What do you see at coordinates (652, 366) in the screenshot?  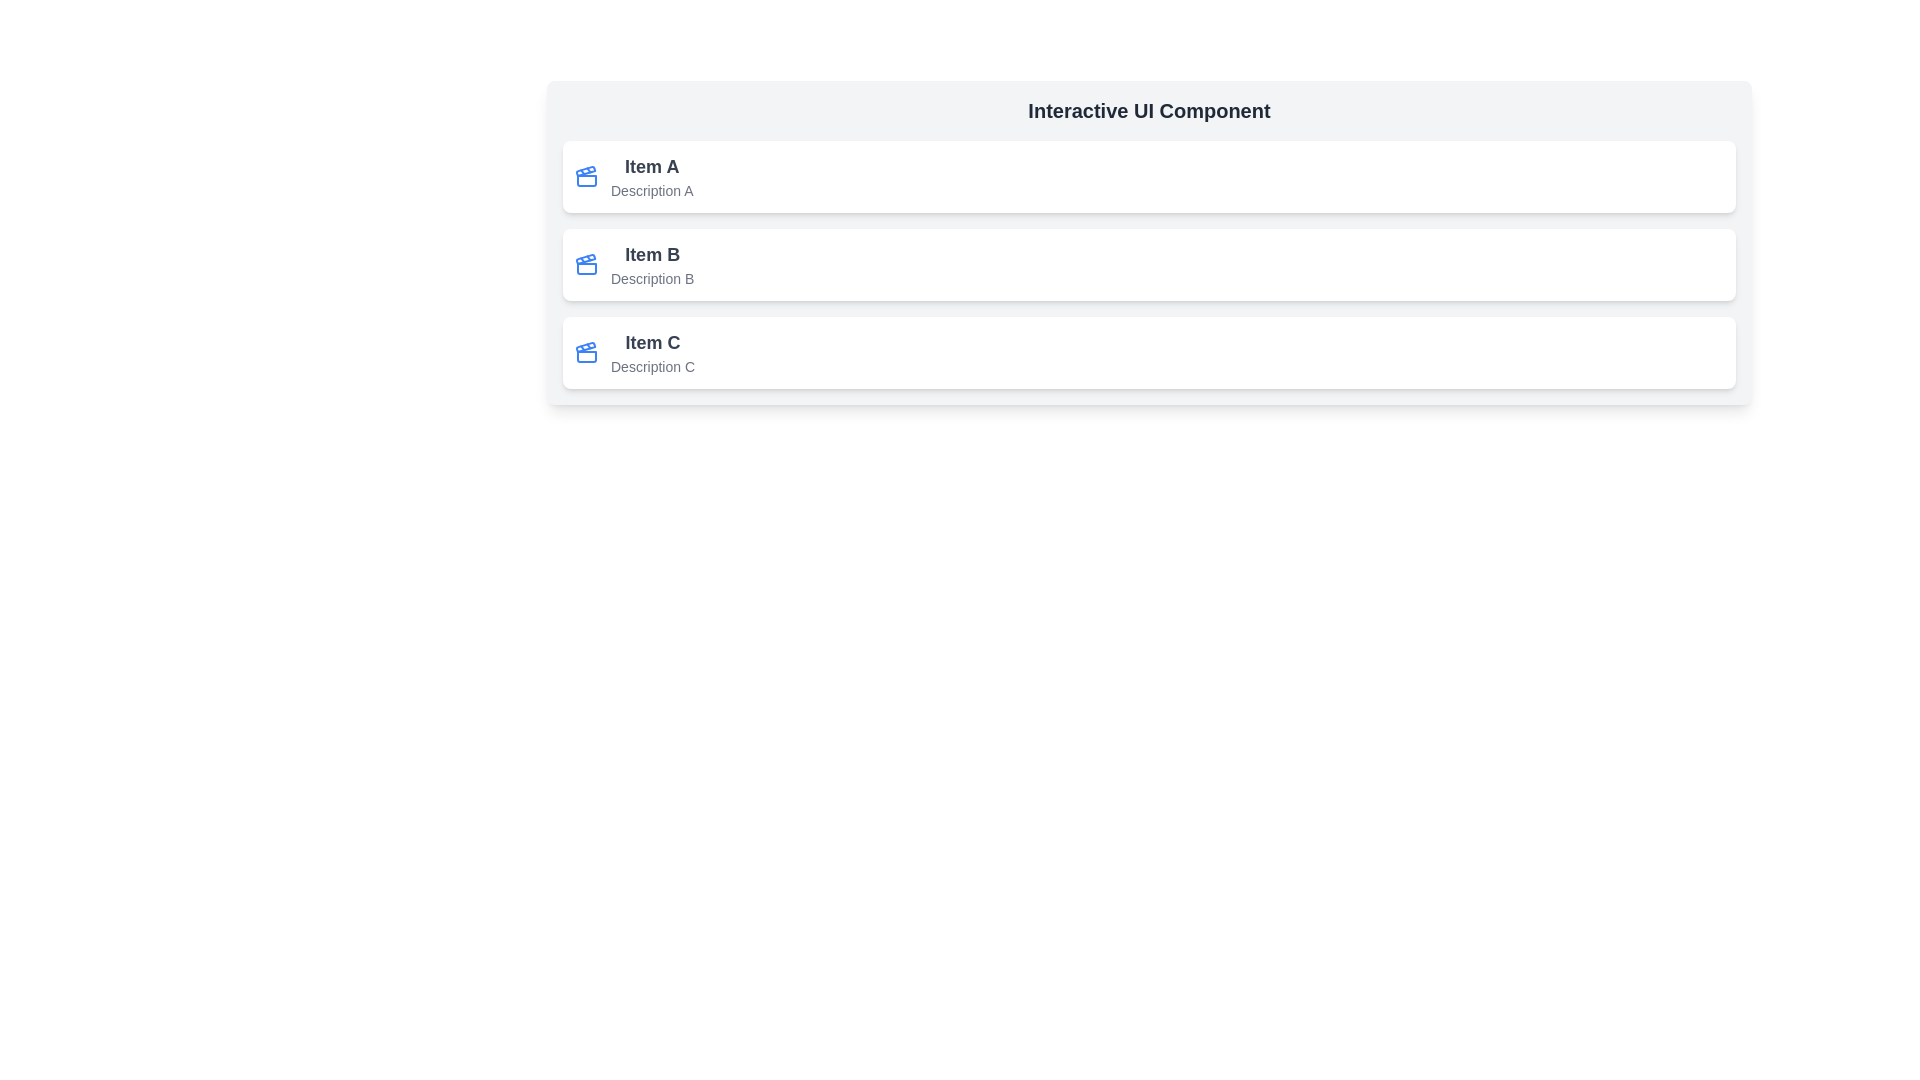 I see `the text label providing additional information about 'Item C', located beneath the title 'Item C'` at bounding box center [652, 366].